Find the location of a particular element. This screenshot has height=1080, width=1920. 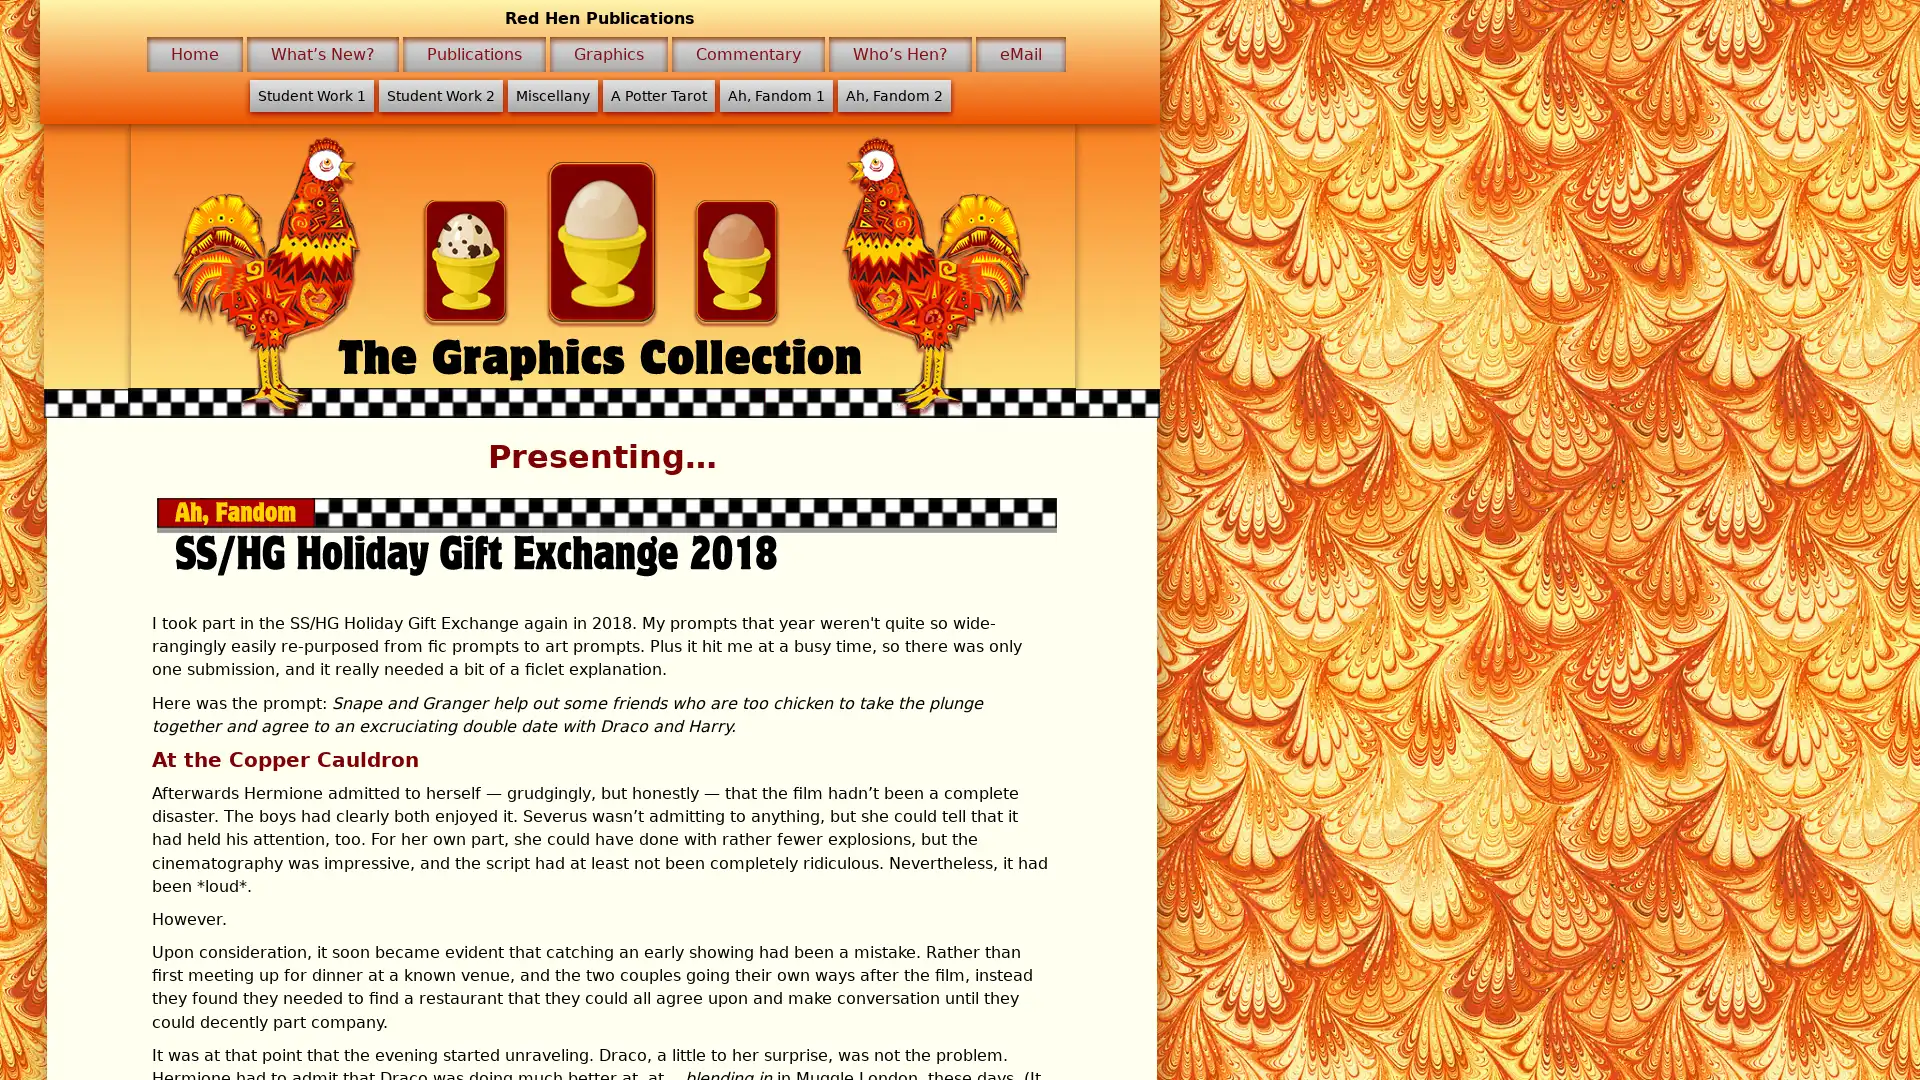

Ah, Fandom 1 is located at coordinates (774, 96).